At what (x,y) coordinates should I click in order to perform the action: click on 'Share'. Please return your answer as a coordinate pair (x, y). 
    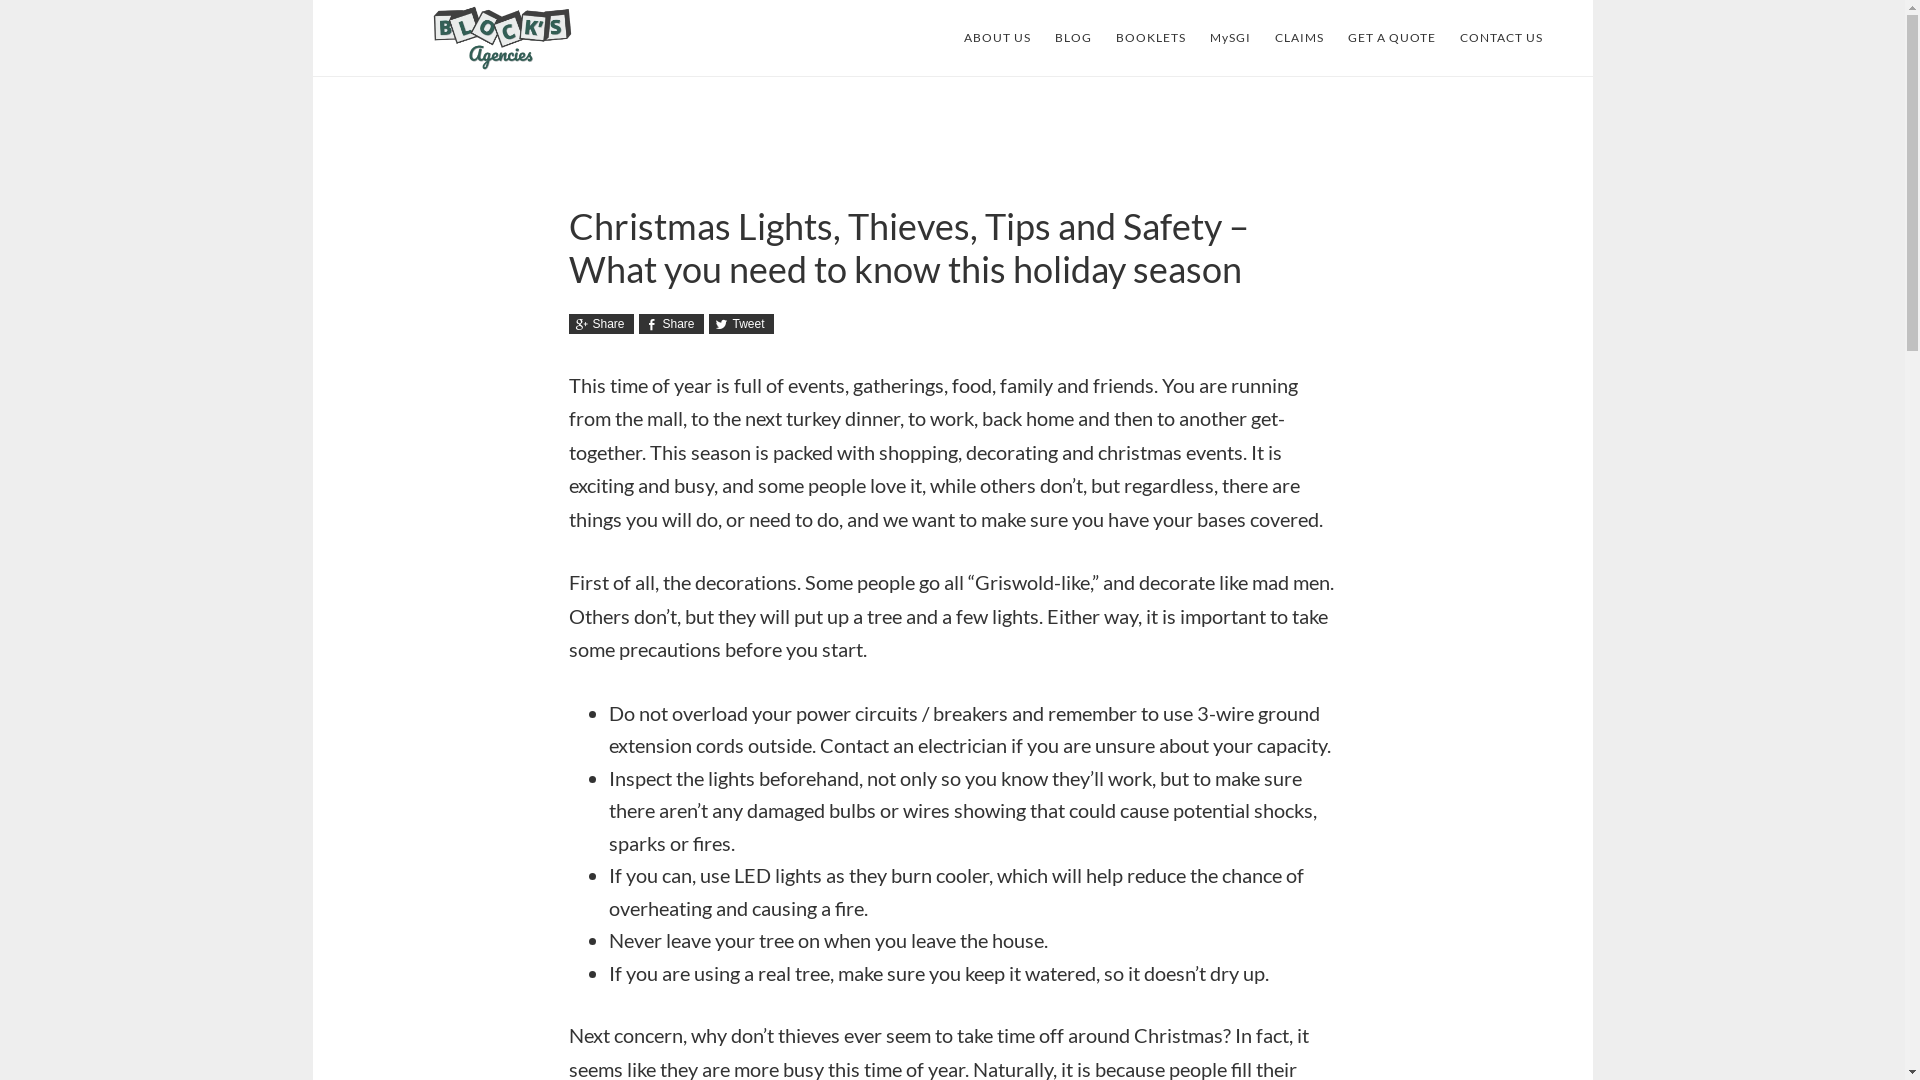
    Looking at the image, I should click on (670, 323).